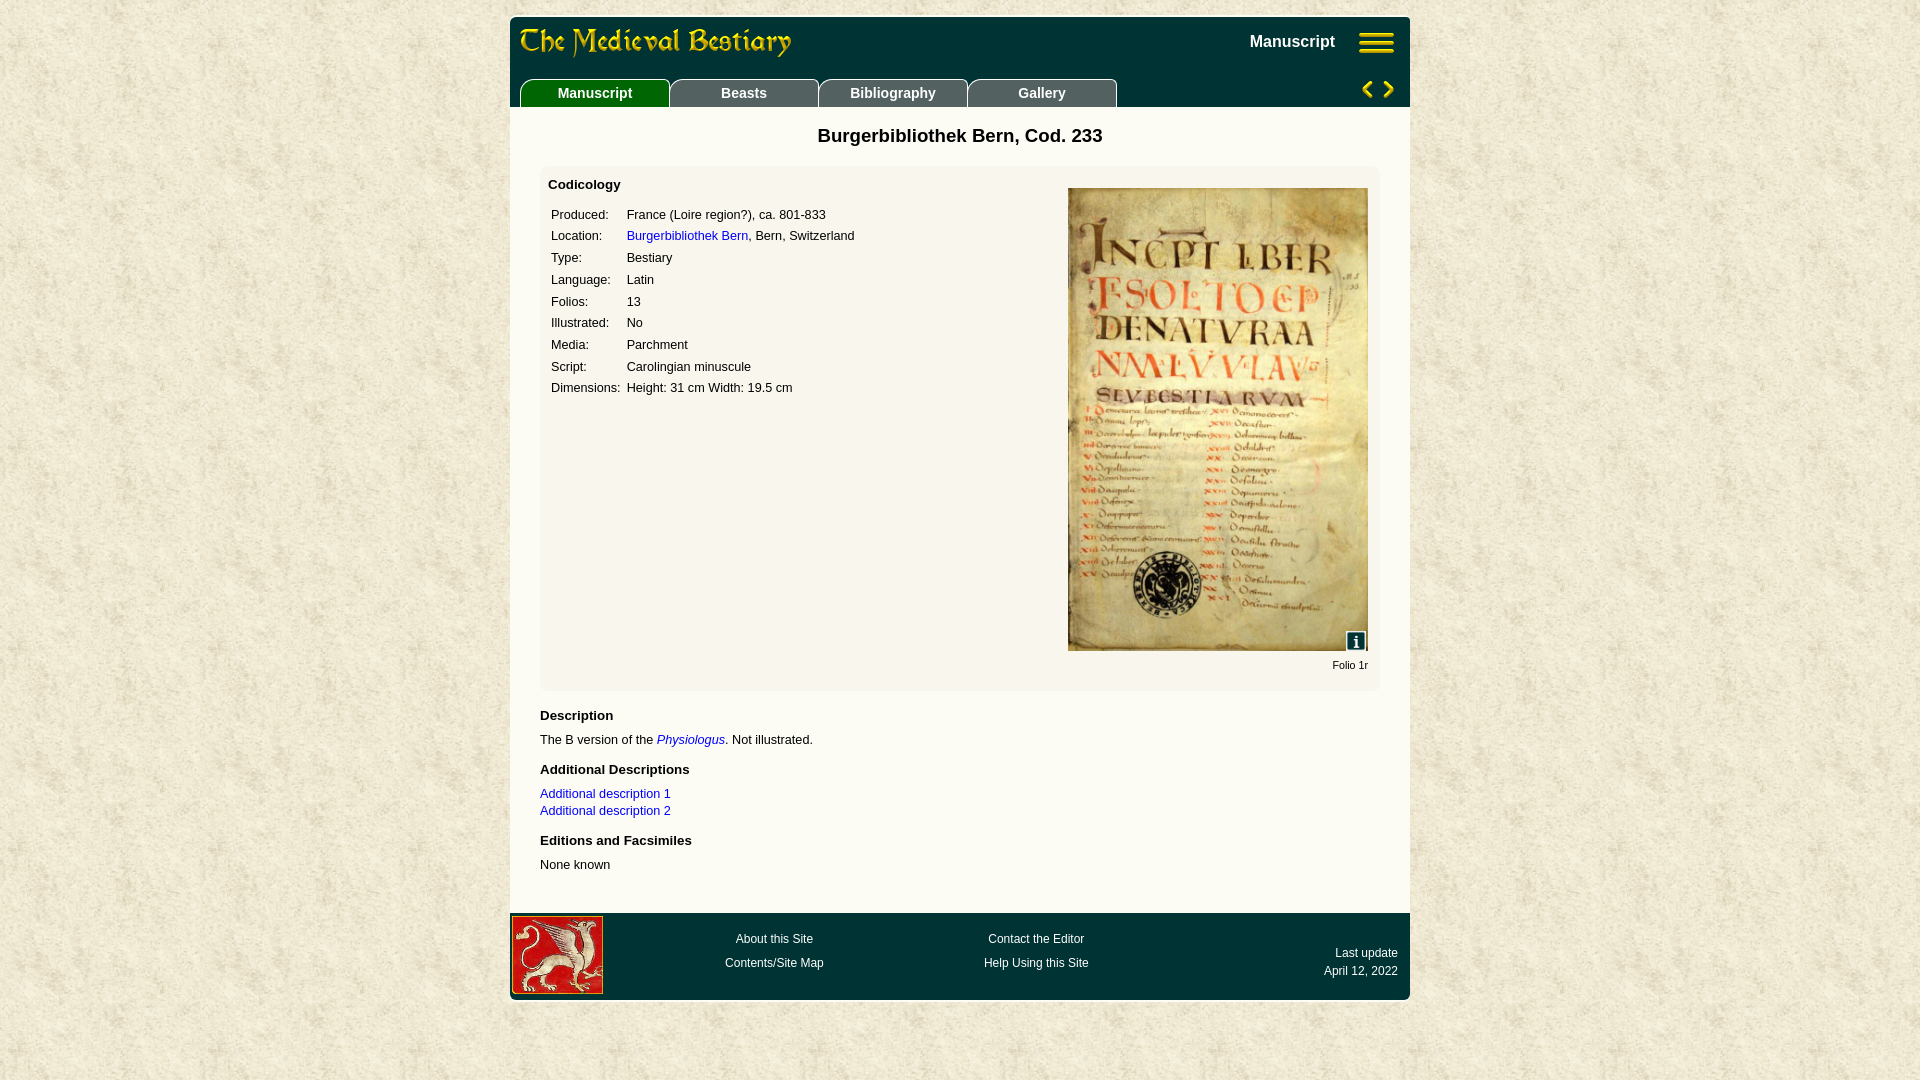 The width and height of the screenshot is (1920, 1080). Describe the element at coordinates (773, 962) in the screenshot. I see `'Contents/Site Map'` at that location.